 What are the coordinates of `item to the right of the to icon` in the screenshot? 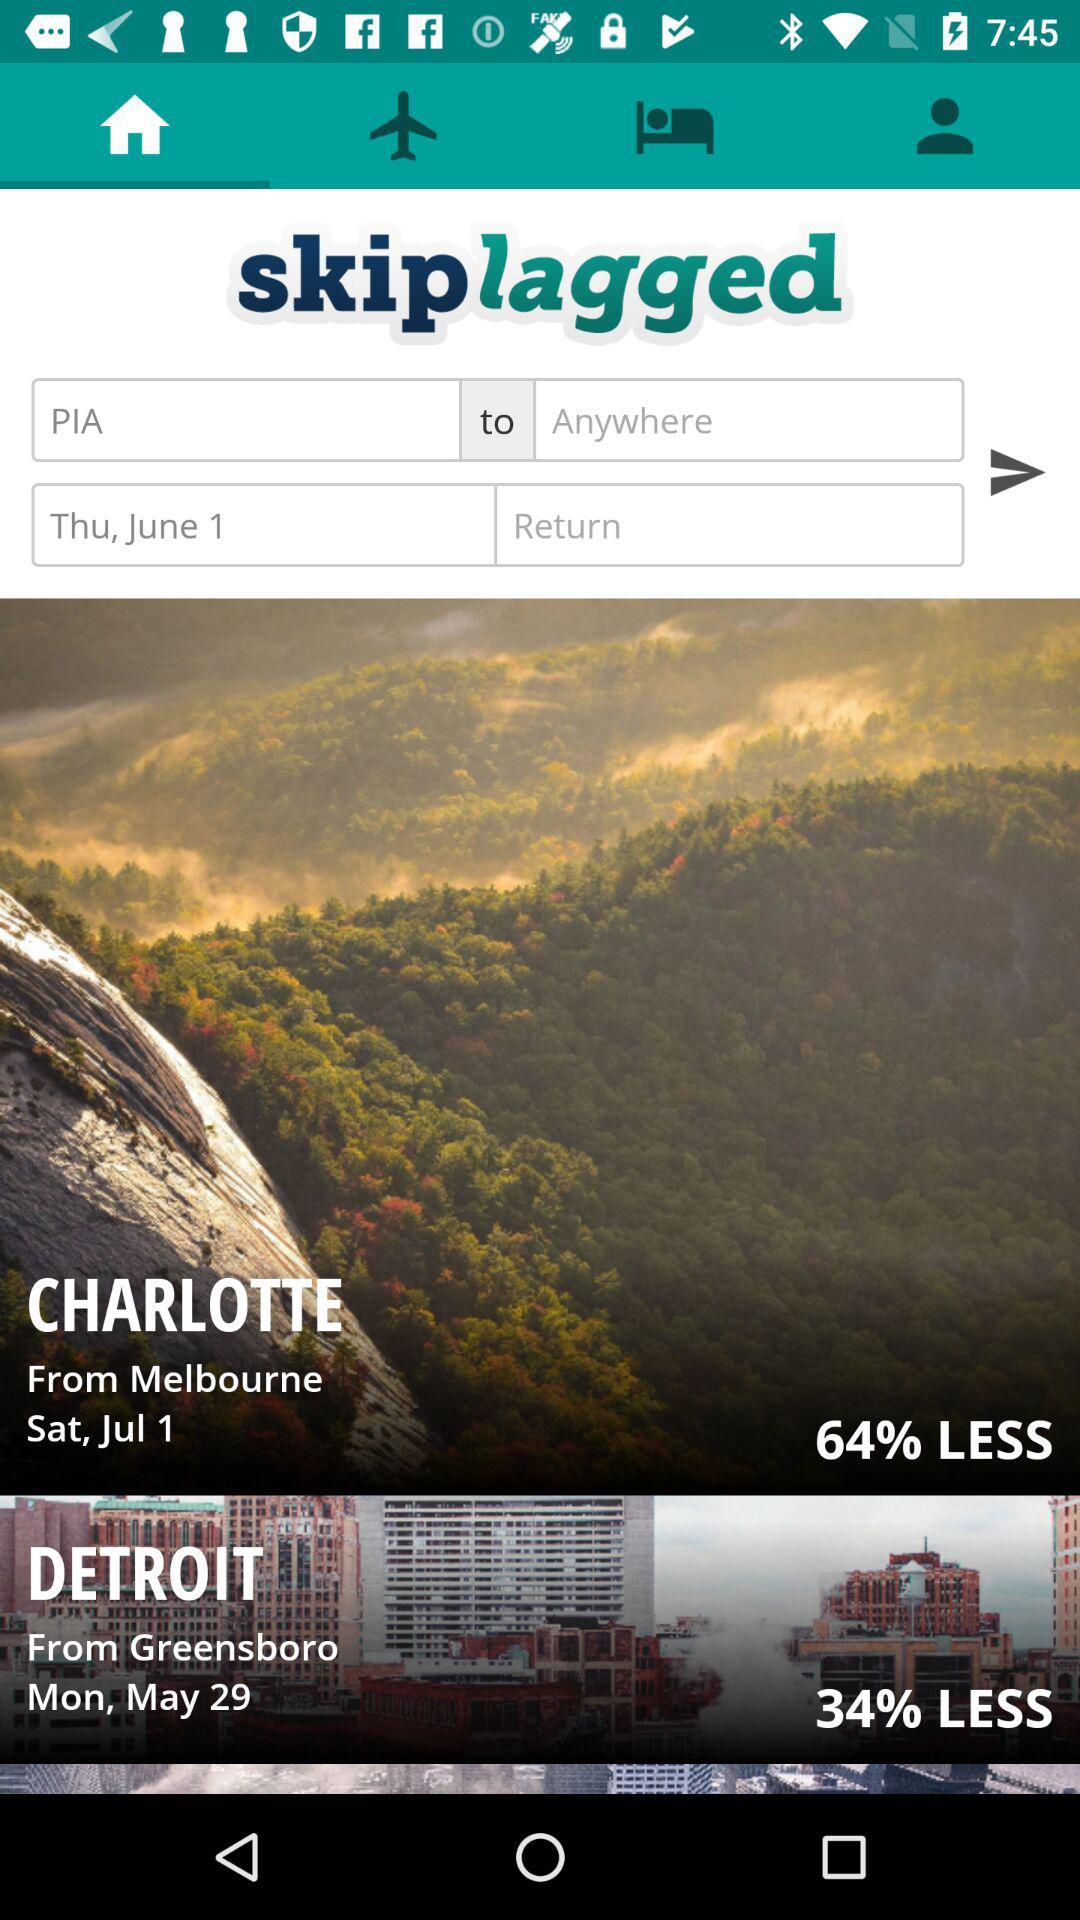 It's located at (748, 419).